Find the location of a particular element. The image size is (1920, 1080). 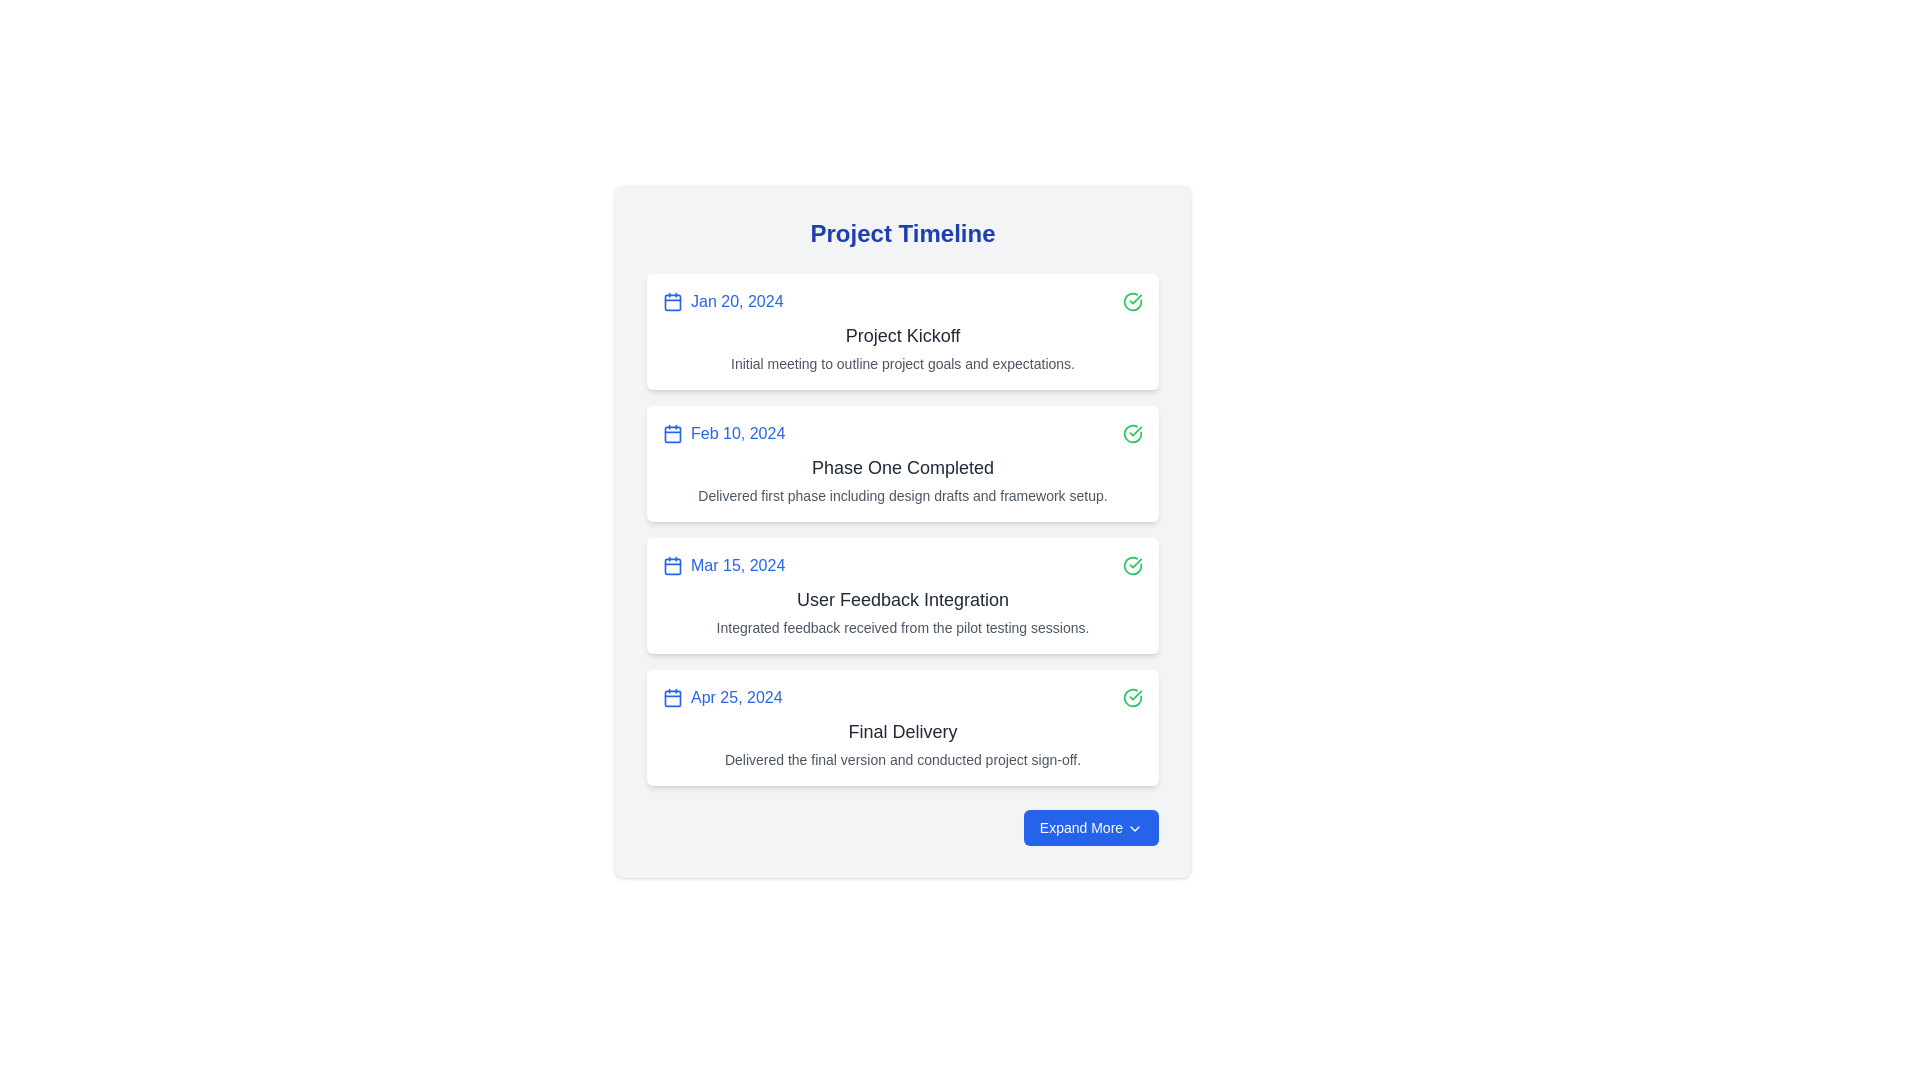

the Information Card titled 'Apr 25, 2024' which is the fourth card in the Project Timeline section is located at coordinates (901, 728).